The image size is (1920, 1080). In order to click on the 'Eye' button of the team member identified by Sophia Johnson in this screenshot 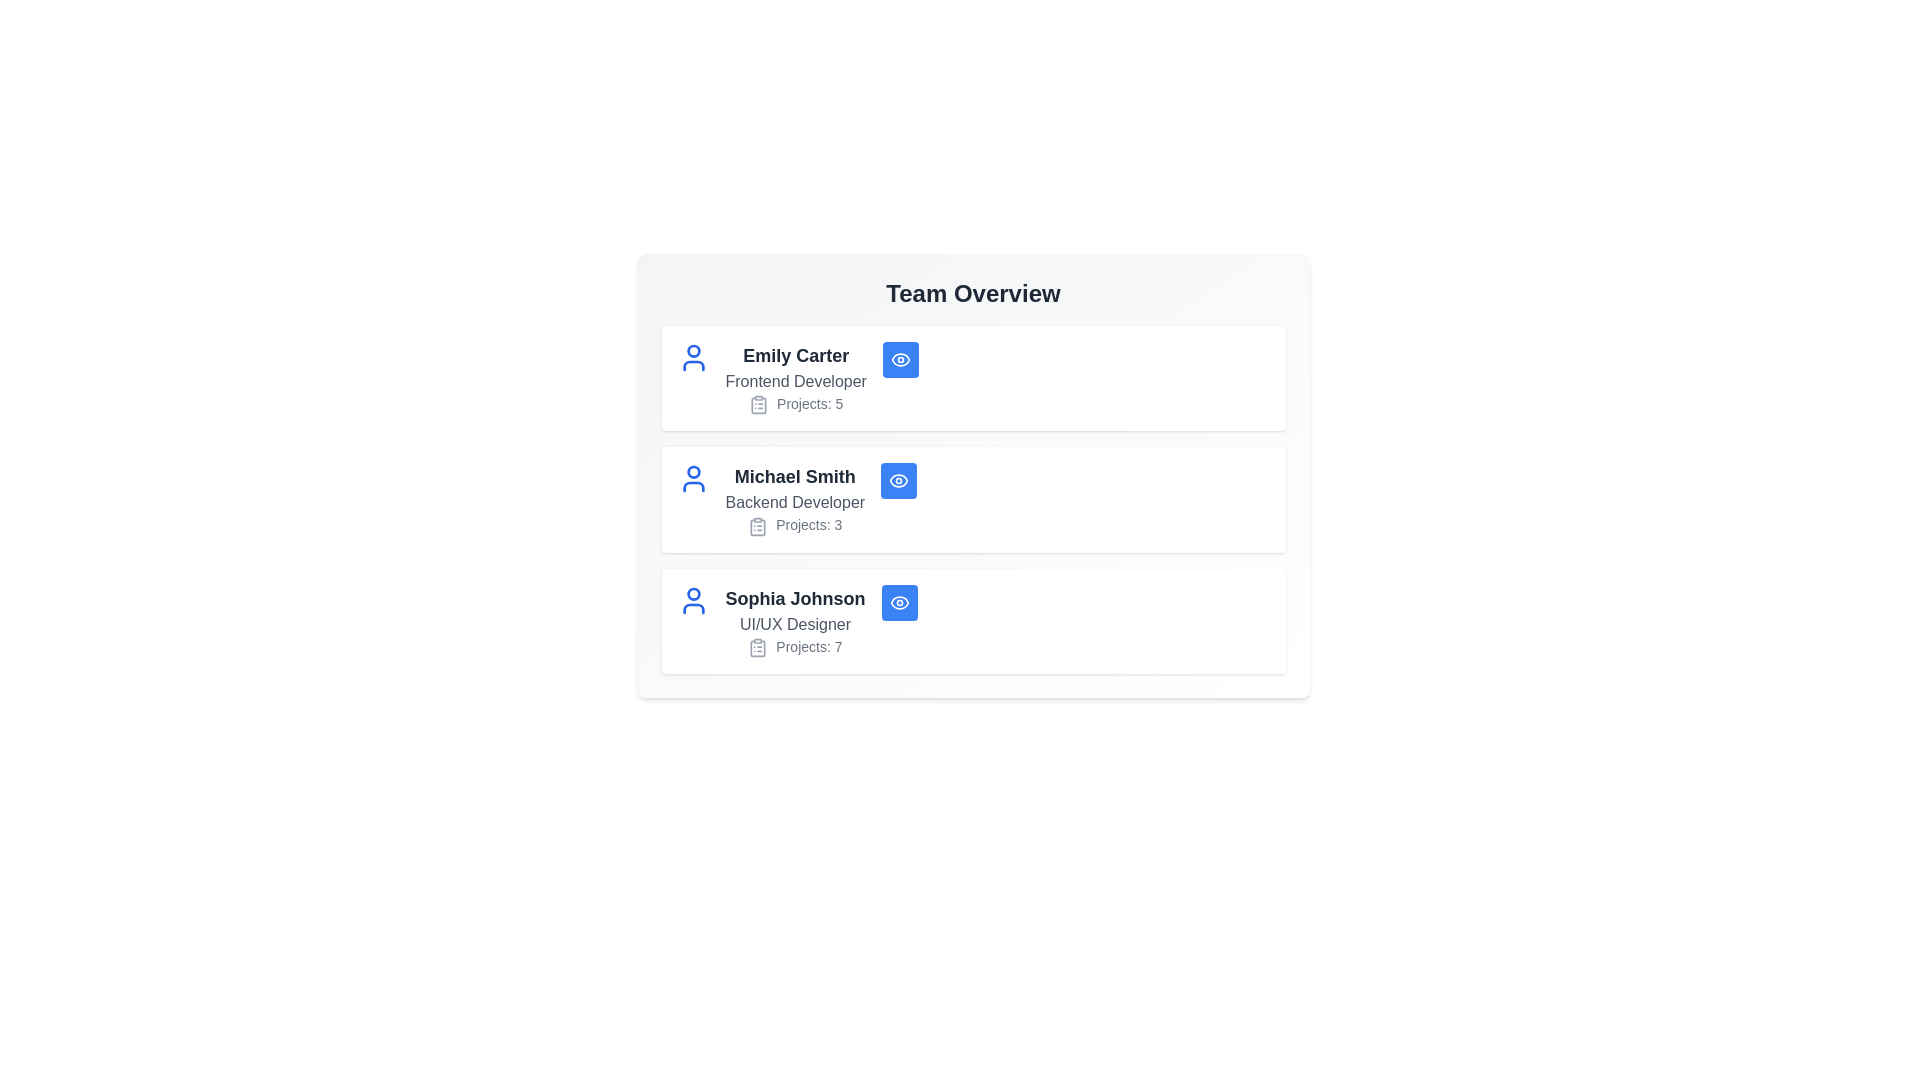, I will do `click(898, 601)`.